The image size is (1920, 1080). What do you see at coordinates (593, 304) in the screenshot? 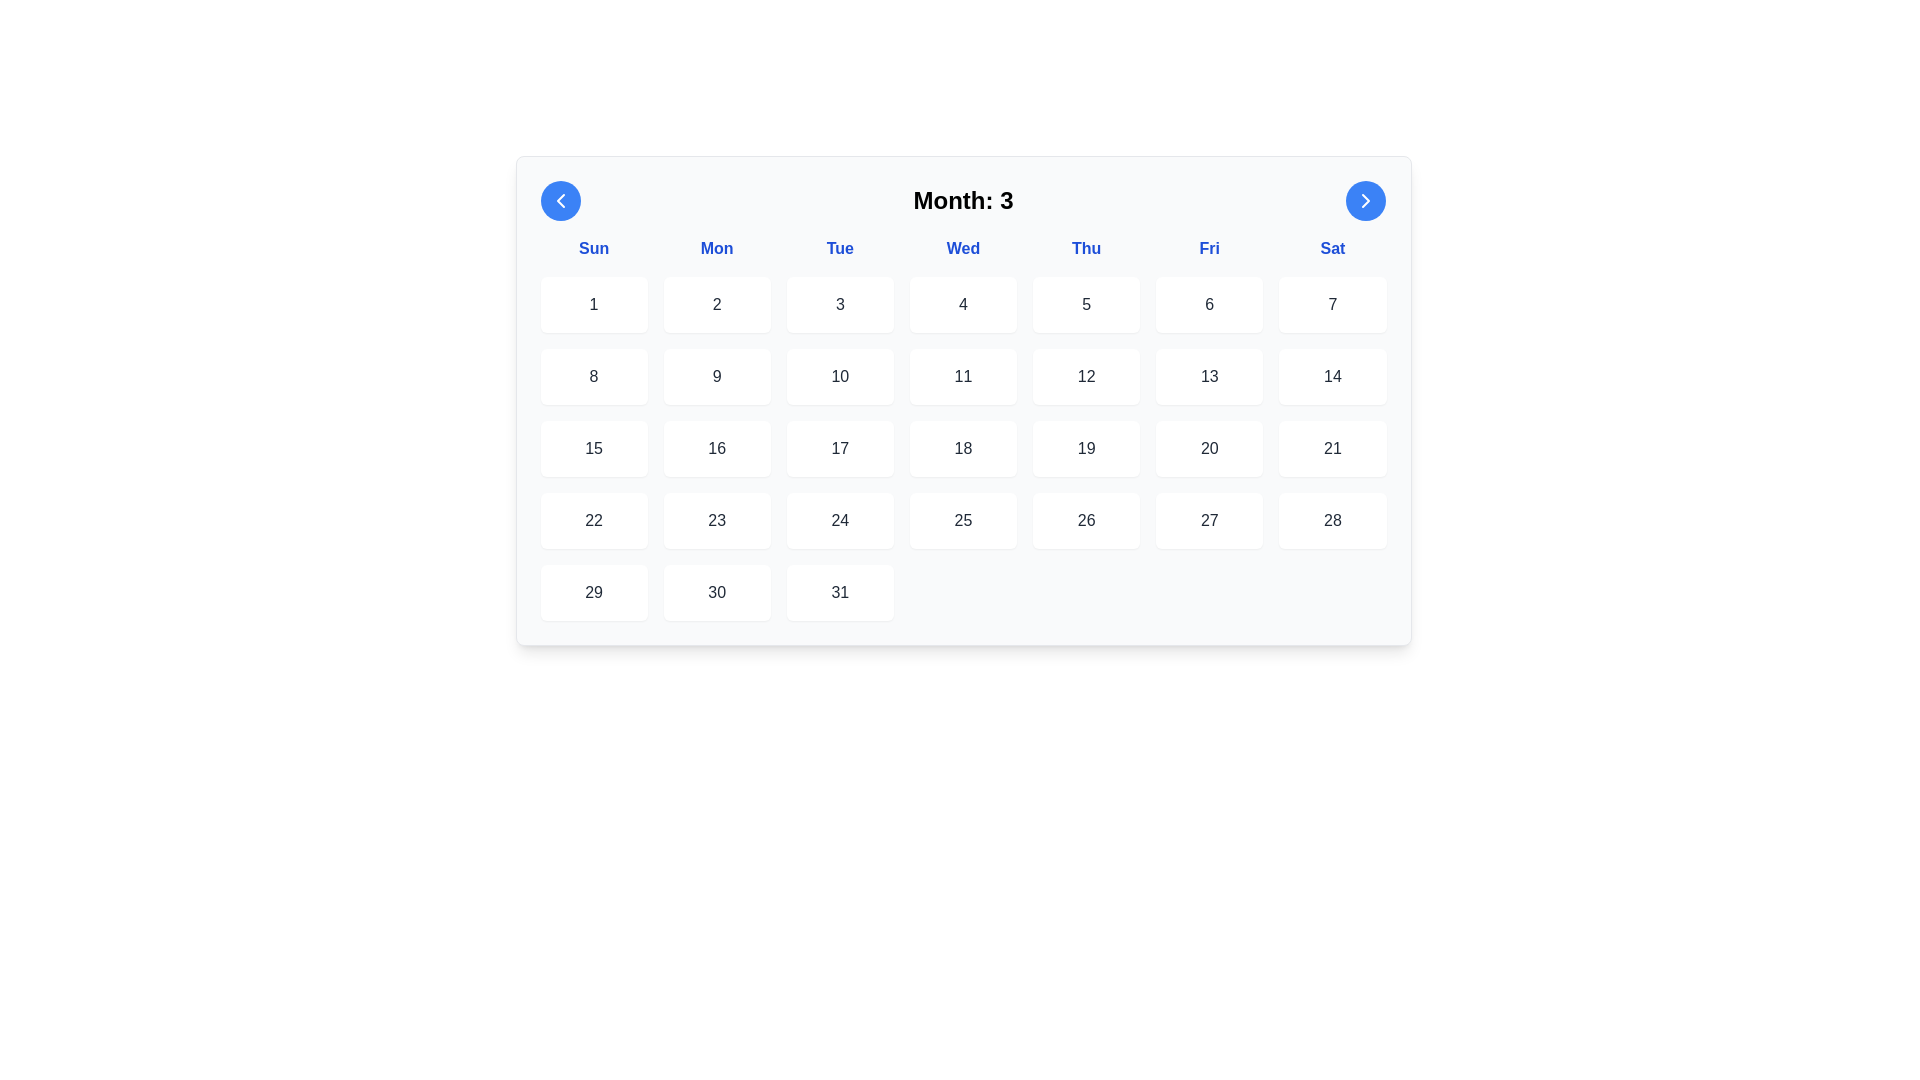
I see `the first day calendar cell located in the top-left corner of the 7-column grid under the 'Sun' label` at bounding box center [593, 304].